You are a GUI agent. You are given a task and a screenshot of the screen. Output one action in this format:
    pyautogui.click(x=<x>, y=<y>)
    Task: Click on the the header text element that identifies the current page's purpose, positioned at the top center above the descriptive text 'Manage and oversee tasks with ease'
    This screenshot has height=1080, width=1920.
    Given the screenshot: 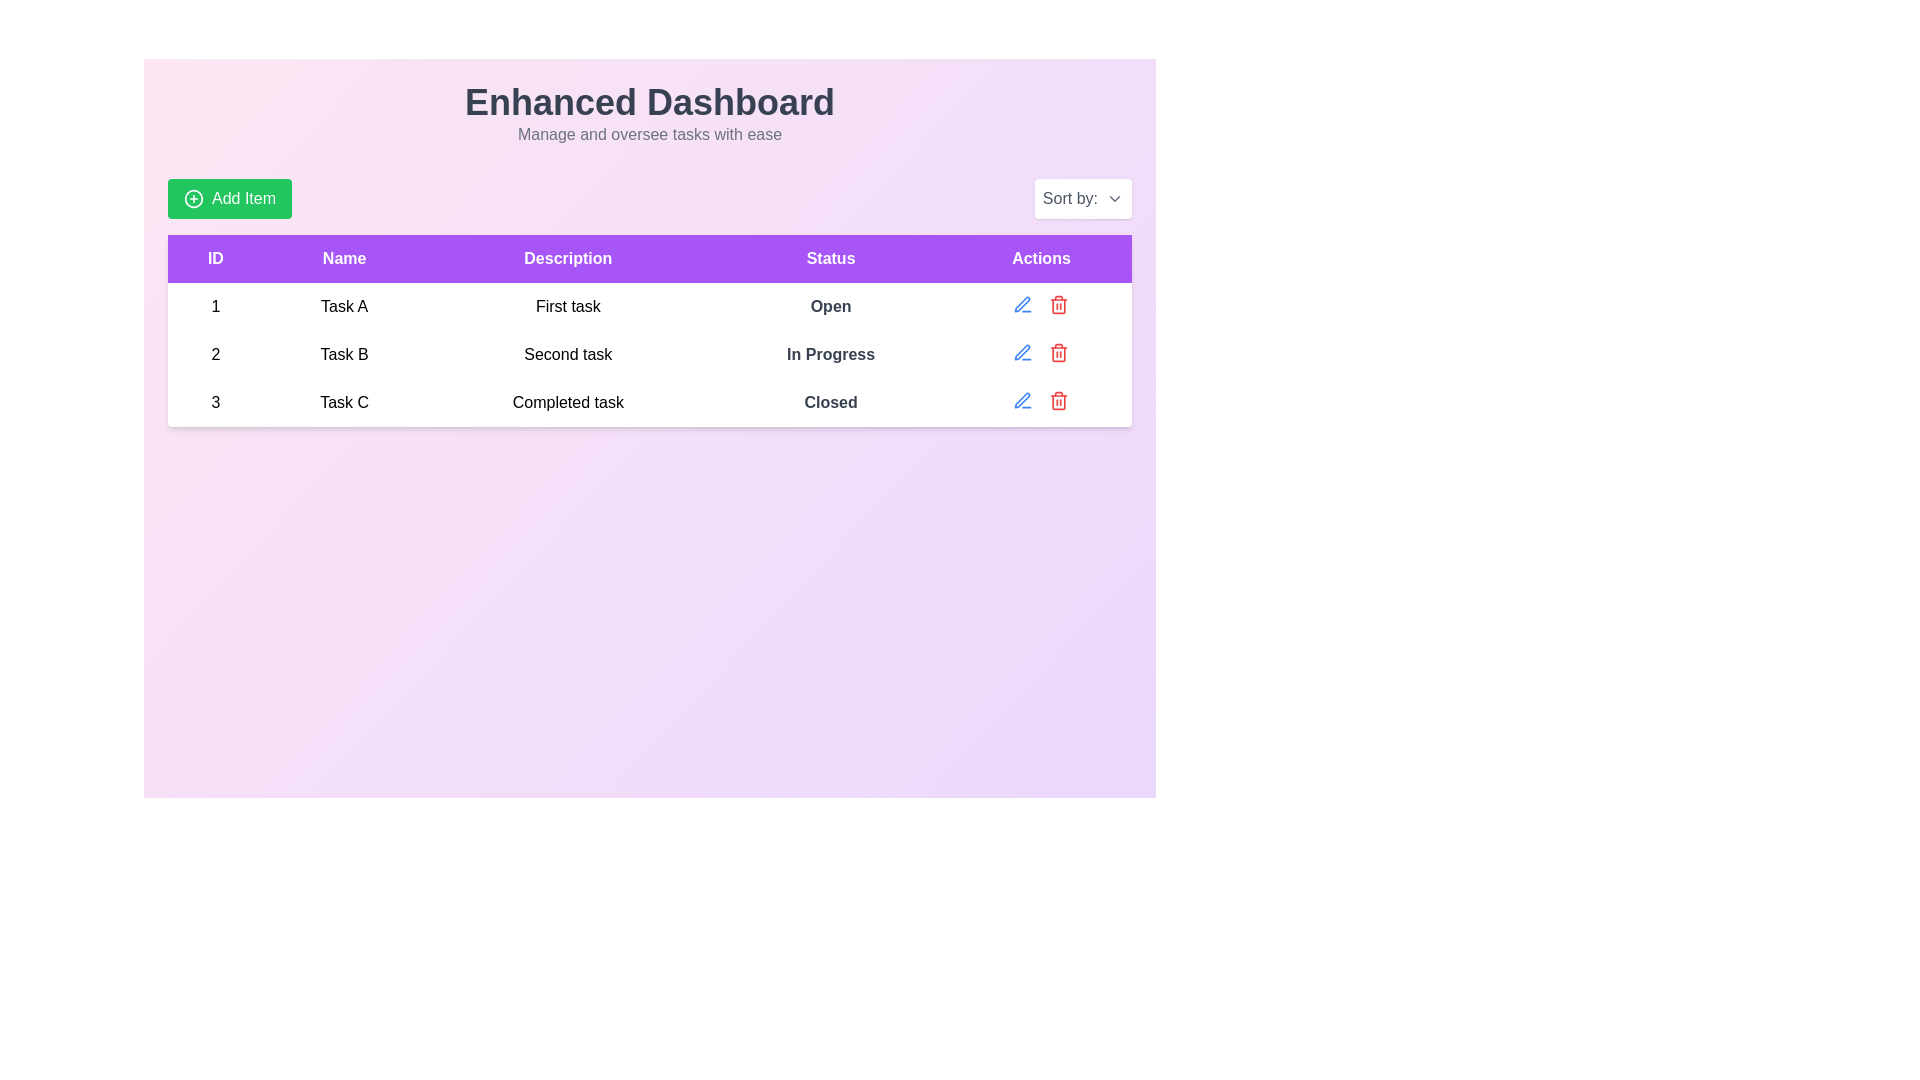 What is the action you would take?
    pyautogui.click(x=649, y=103)
    